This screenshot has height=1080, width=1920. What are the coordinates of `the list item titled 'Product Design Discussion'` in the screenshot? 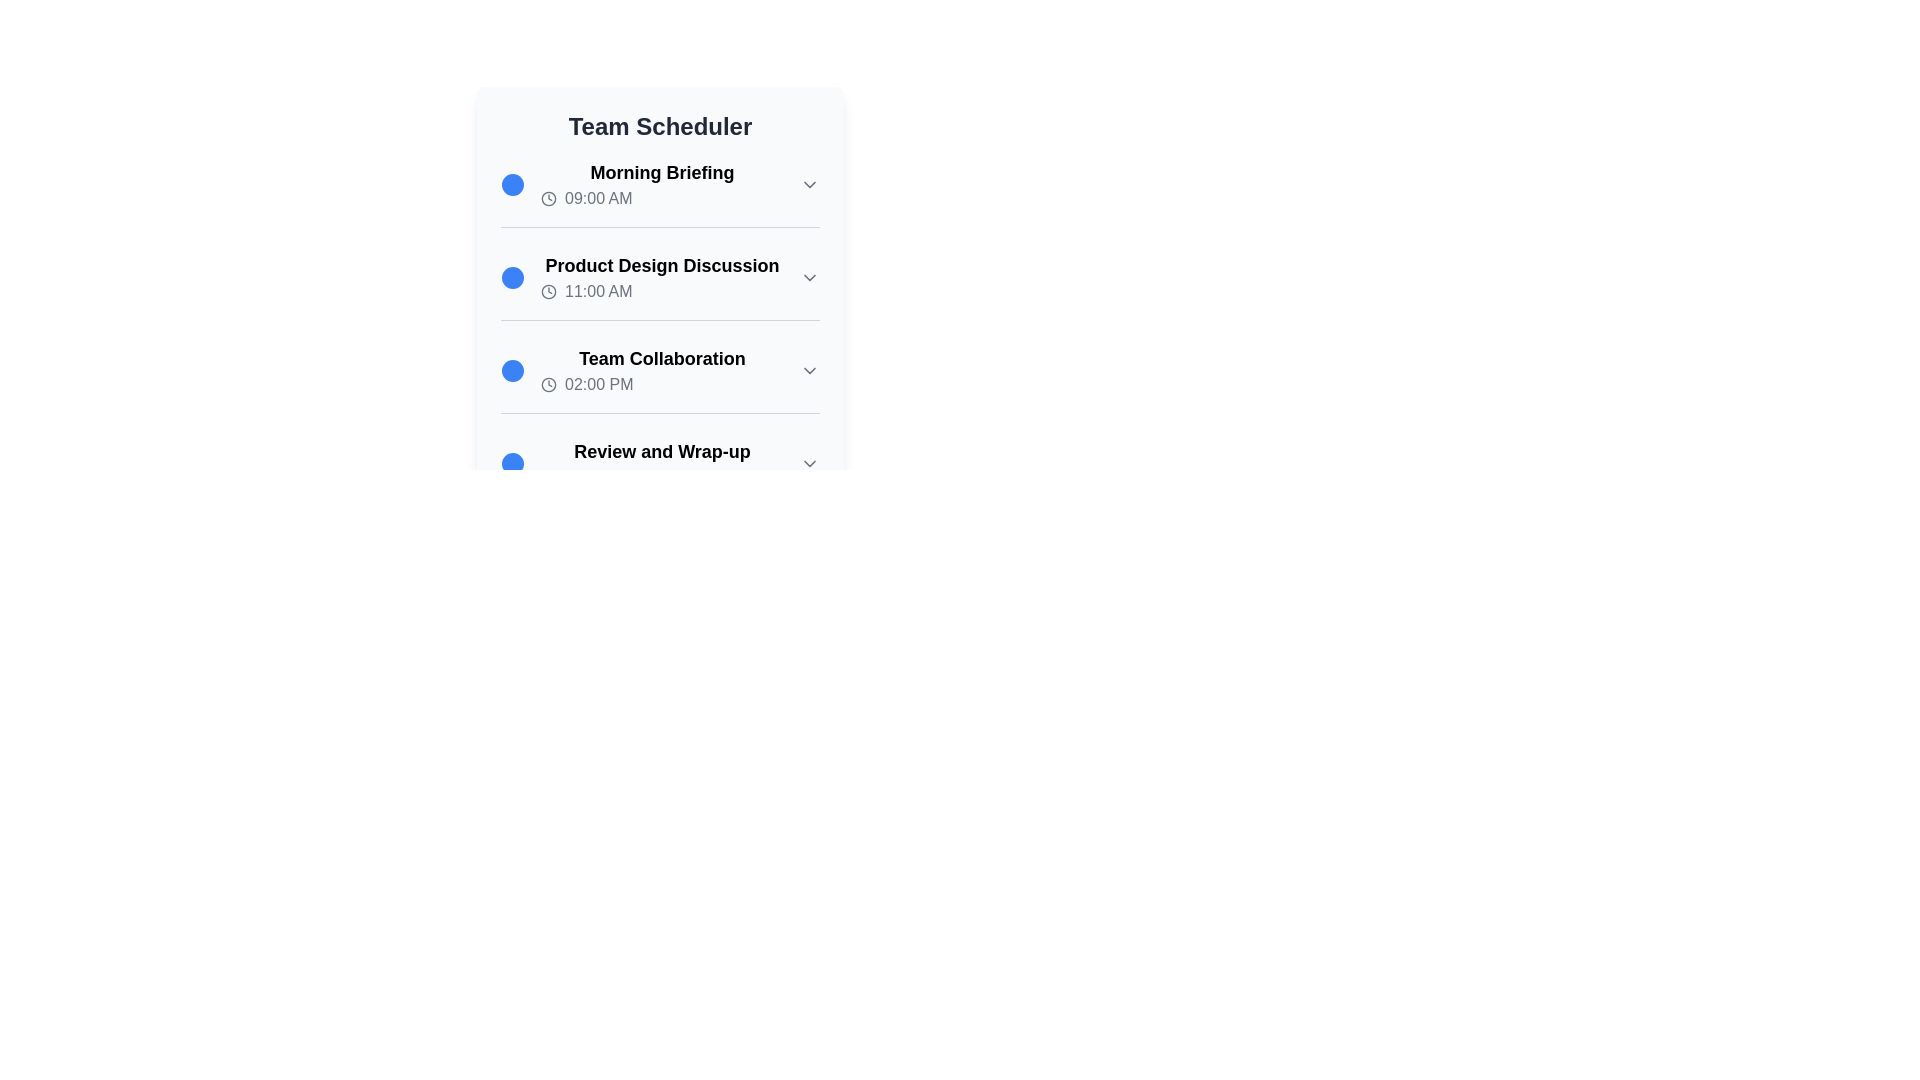 It's located at (662, 277).